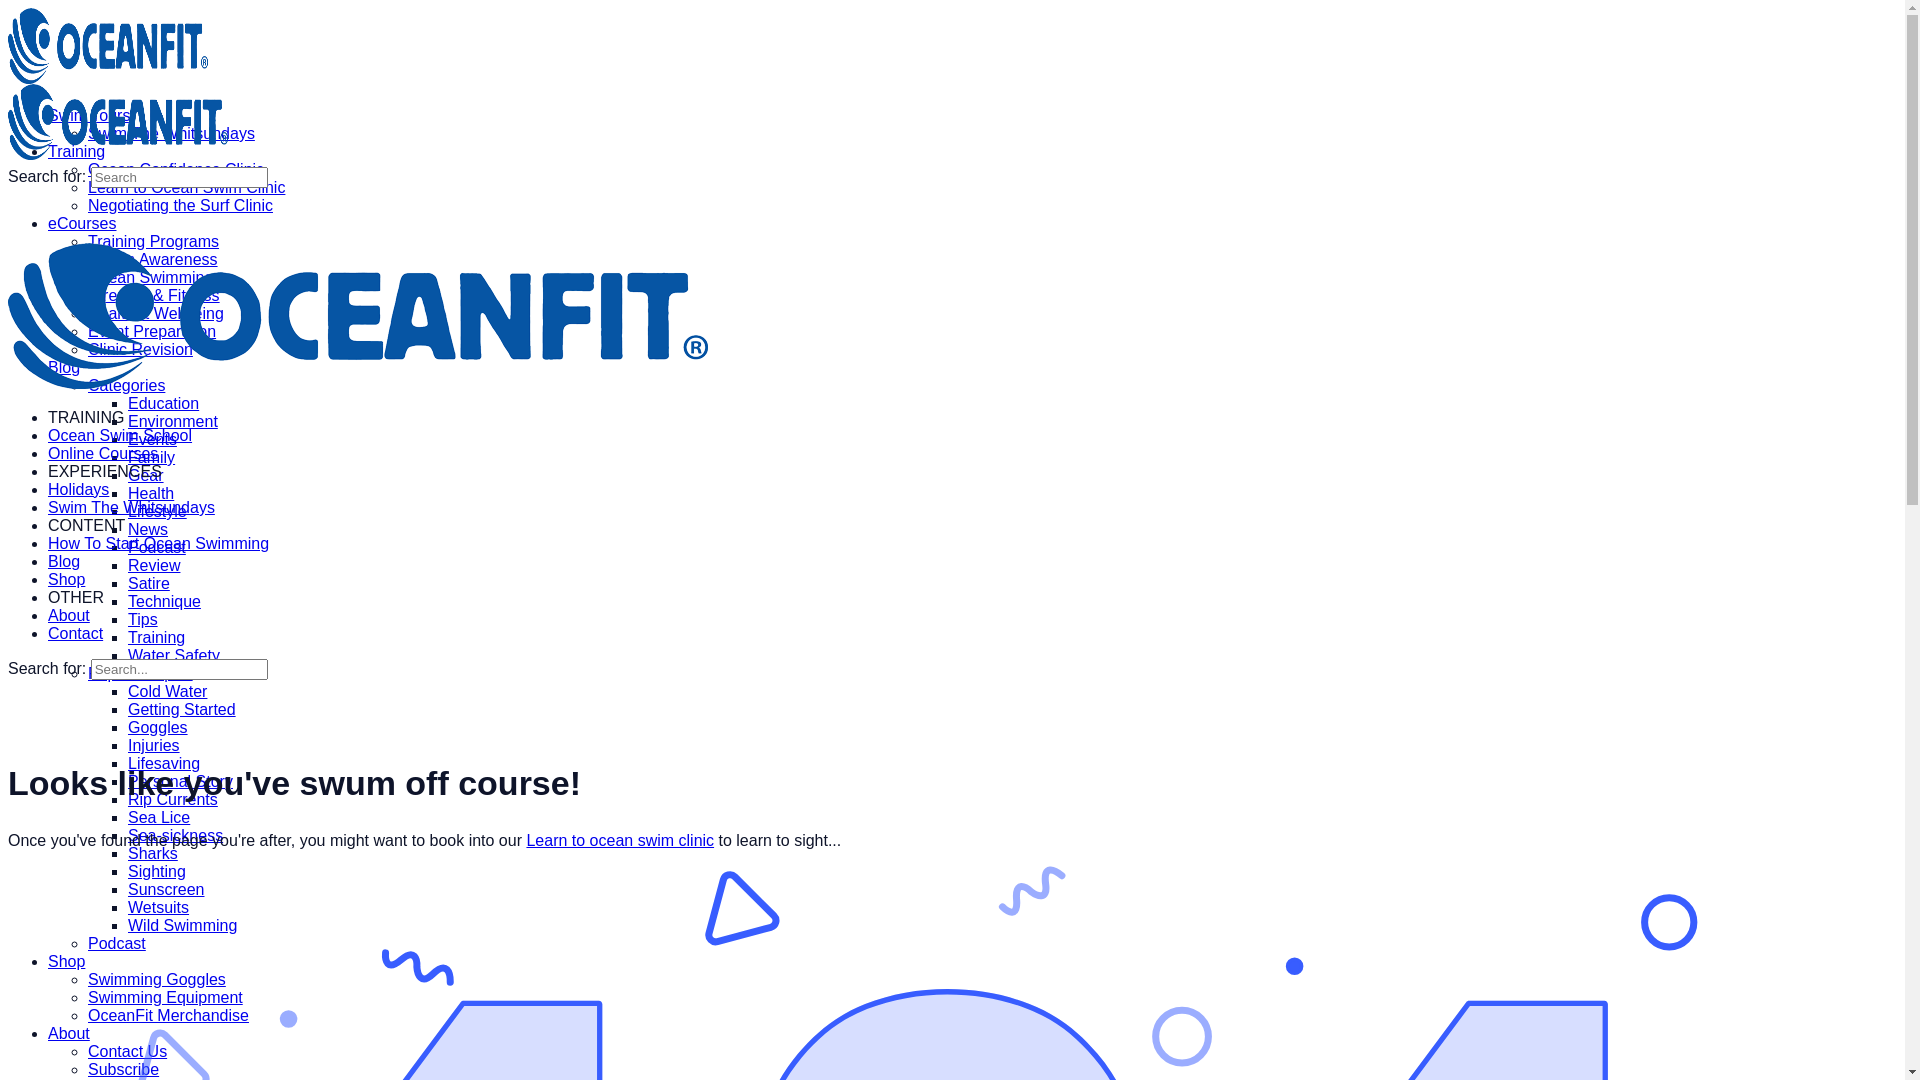 The image size is (1920, 1080). Describe the element at coordinates (157, 543) in the screenshot. I see `'How To Start Ocean Swimming'` at that location.